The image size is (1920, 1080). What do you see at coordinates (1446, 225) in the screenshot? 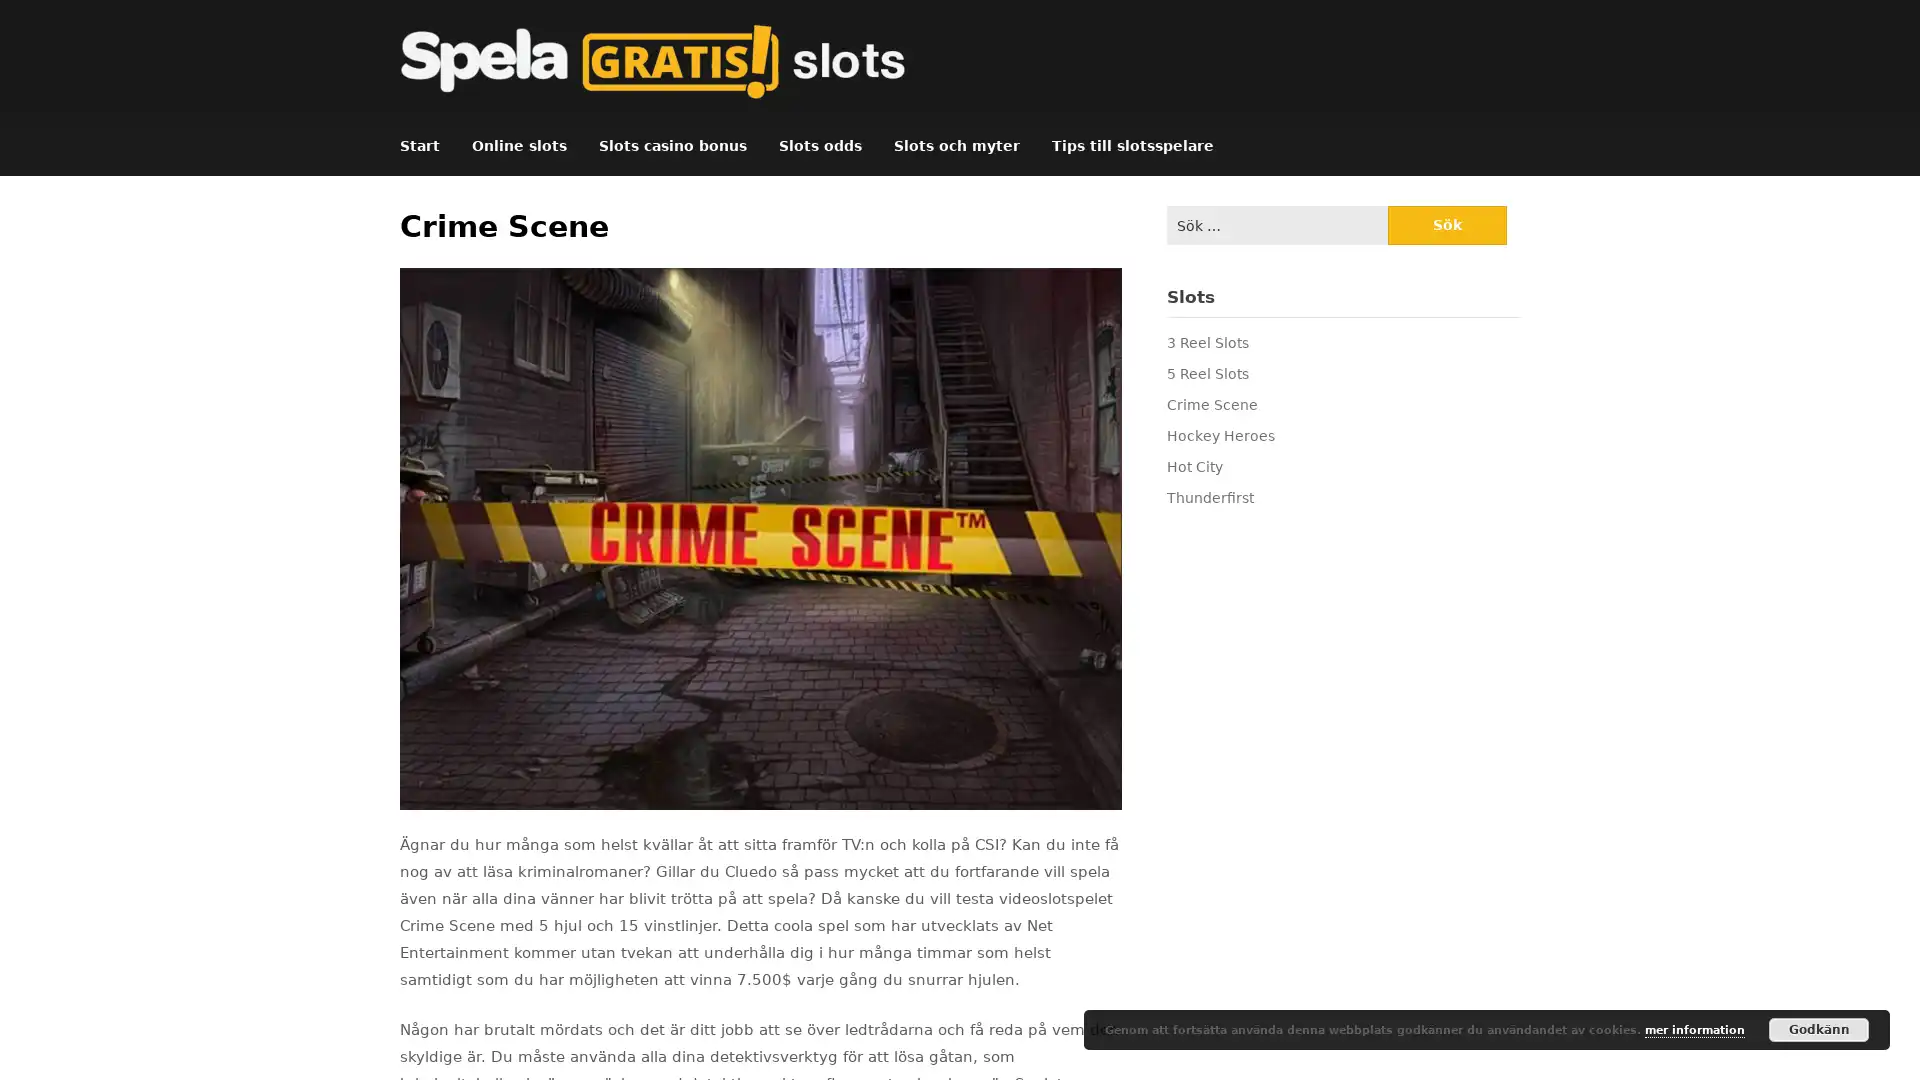
I see `Sok` at bounding box center [1446, 225].